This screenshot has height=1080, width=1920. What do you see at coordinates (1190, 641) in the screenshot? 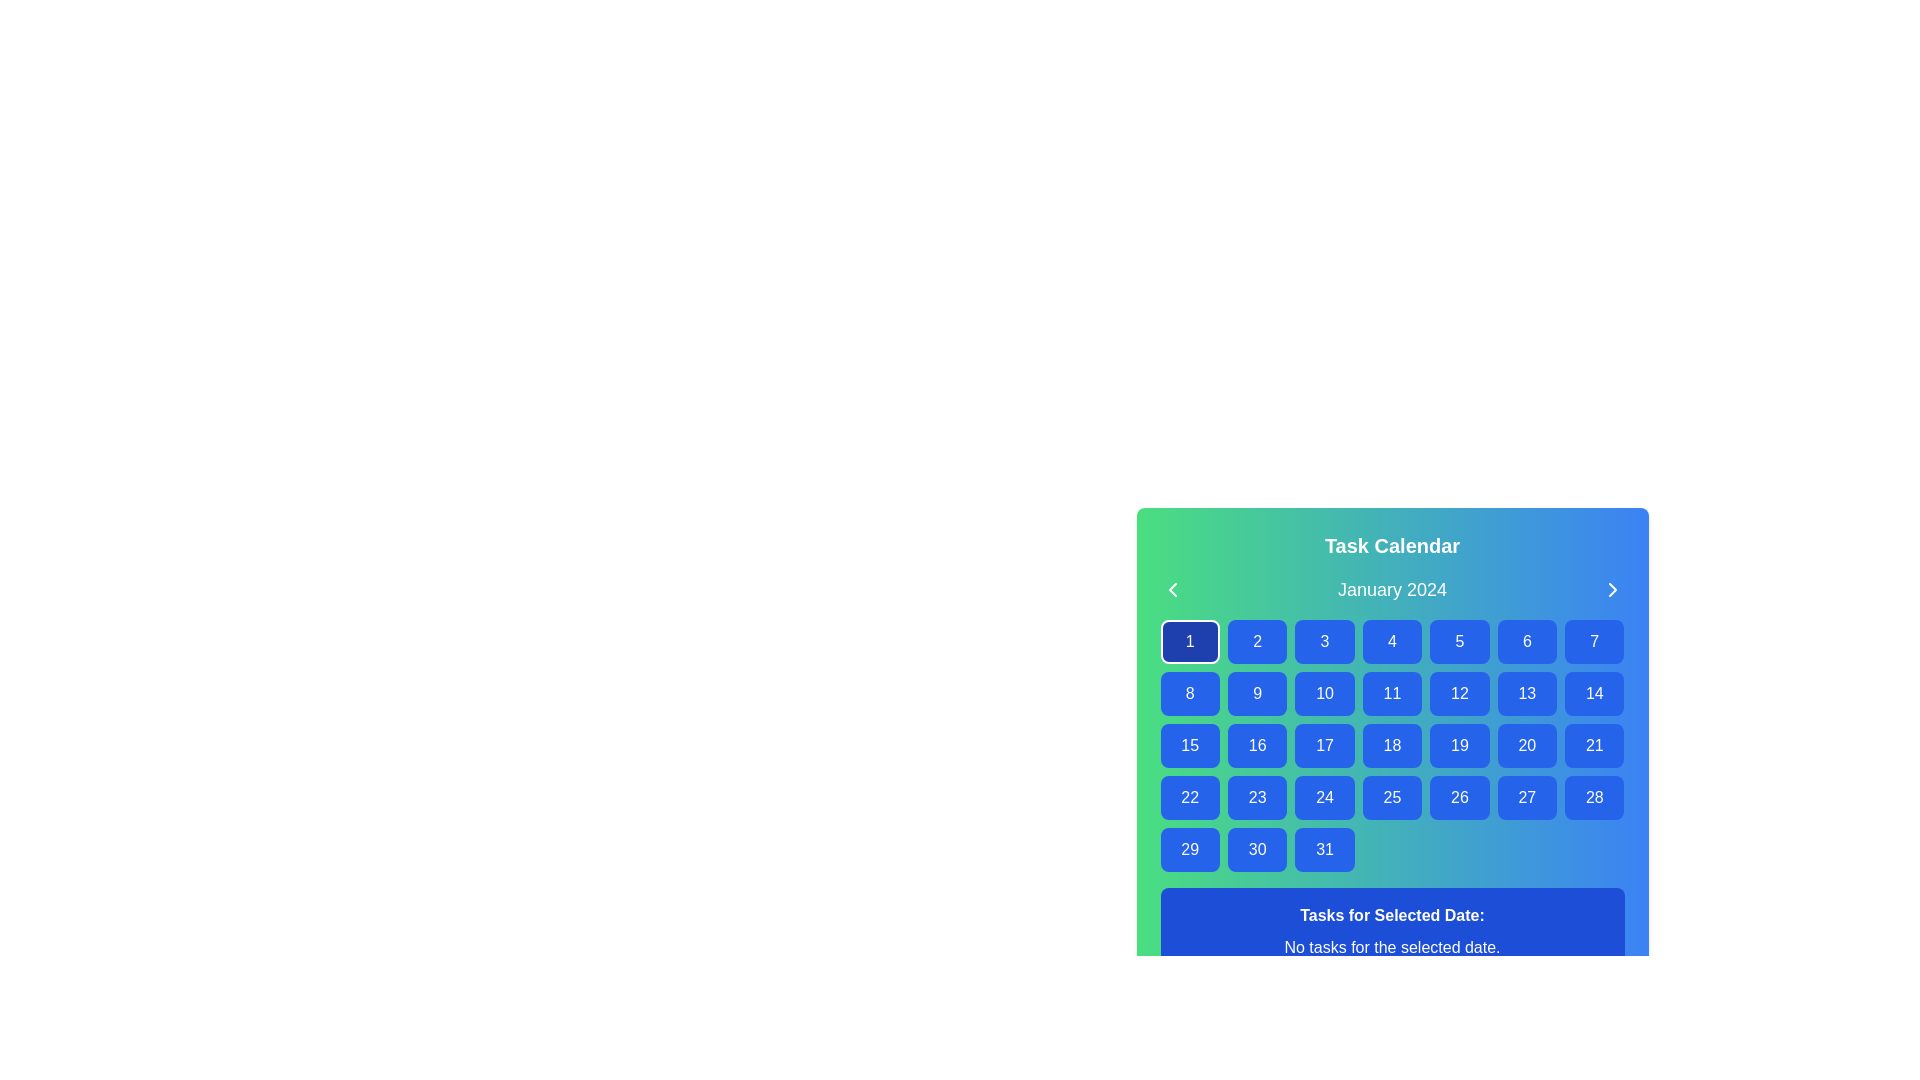
I see `the first button in the first row of the calendar grid to interact with it and display tasks or details for the first day of the month` at bounding box center [1190, 641].